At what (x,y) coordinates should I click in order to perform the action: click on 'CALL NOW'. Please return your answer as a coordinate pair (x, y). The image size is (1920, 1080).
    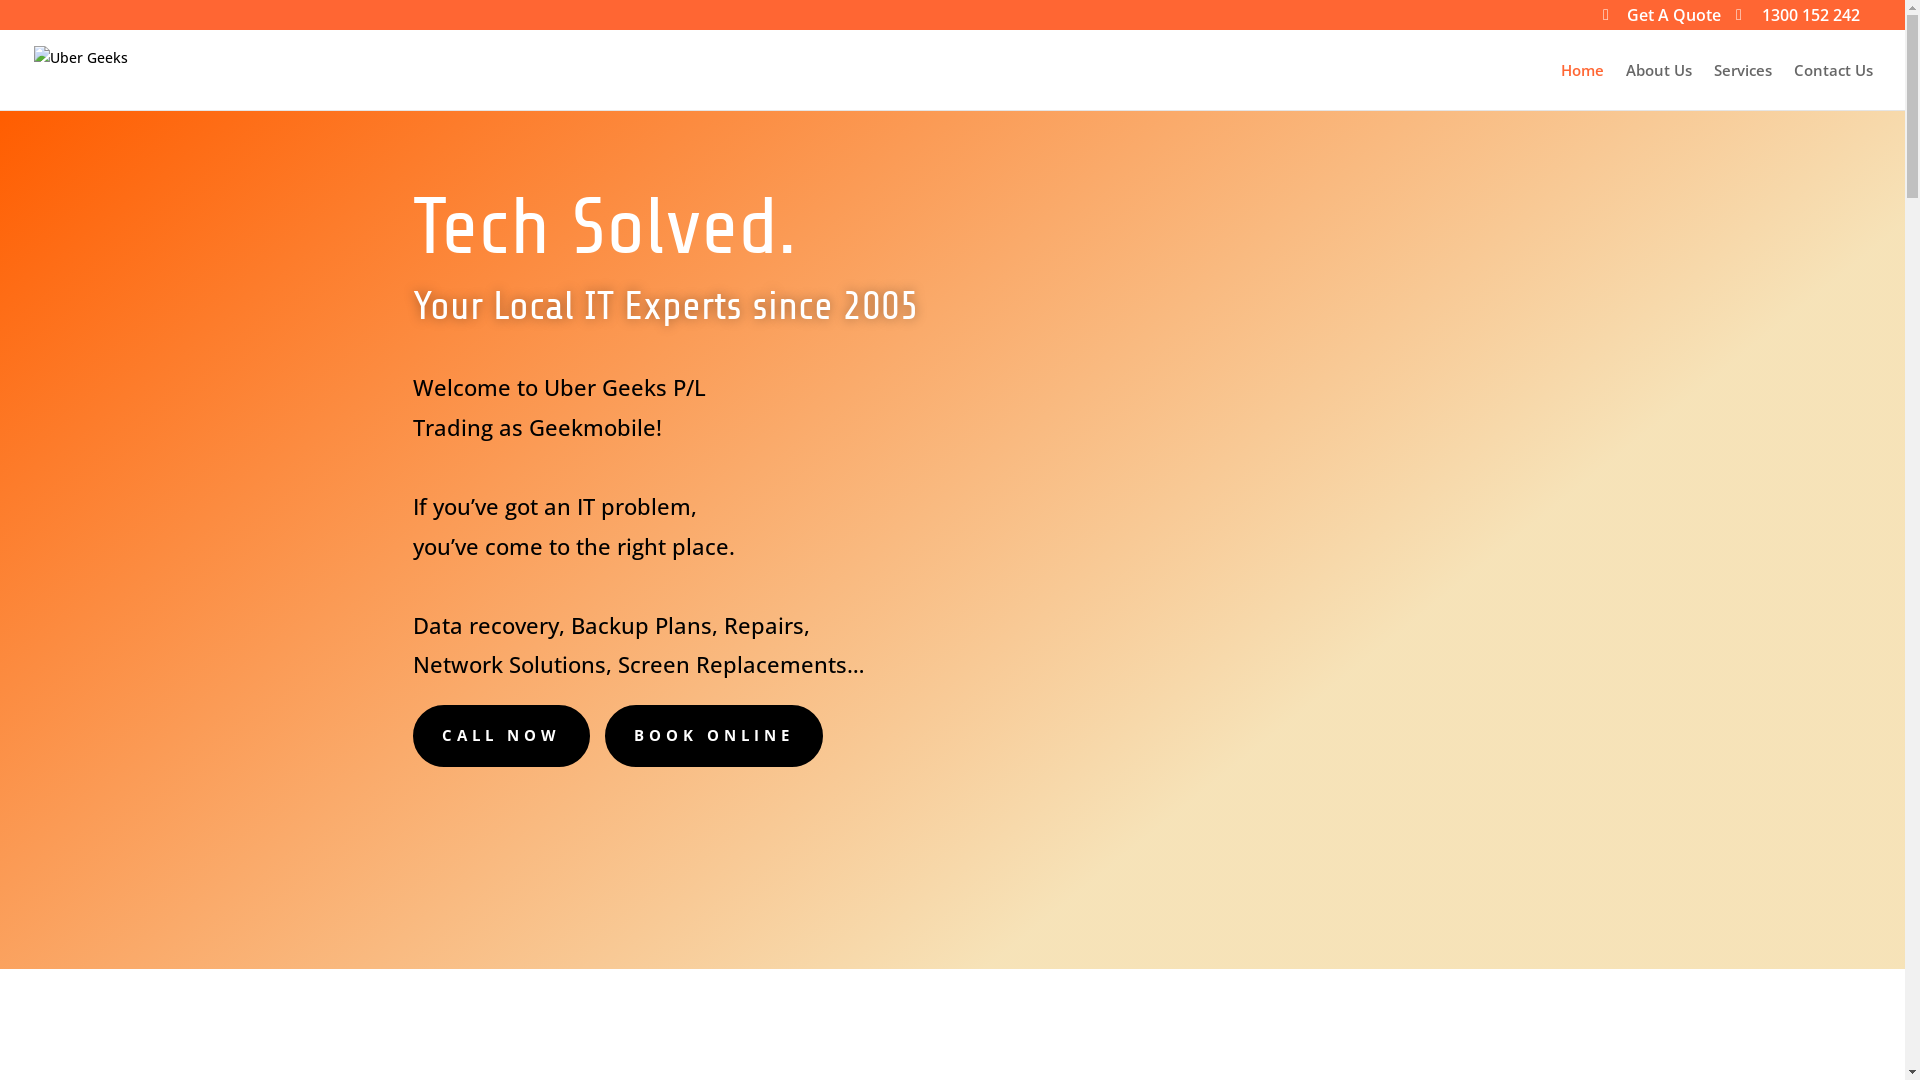
    Looking at the image, I should click on (500, 736).